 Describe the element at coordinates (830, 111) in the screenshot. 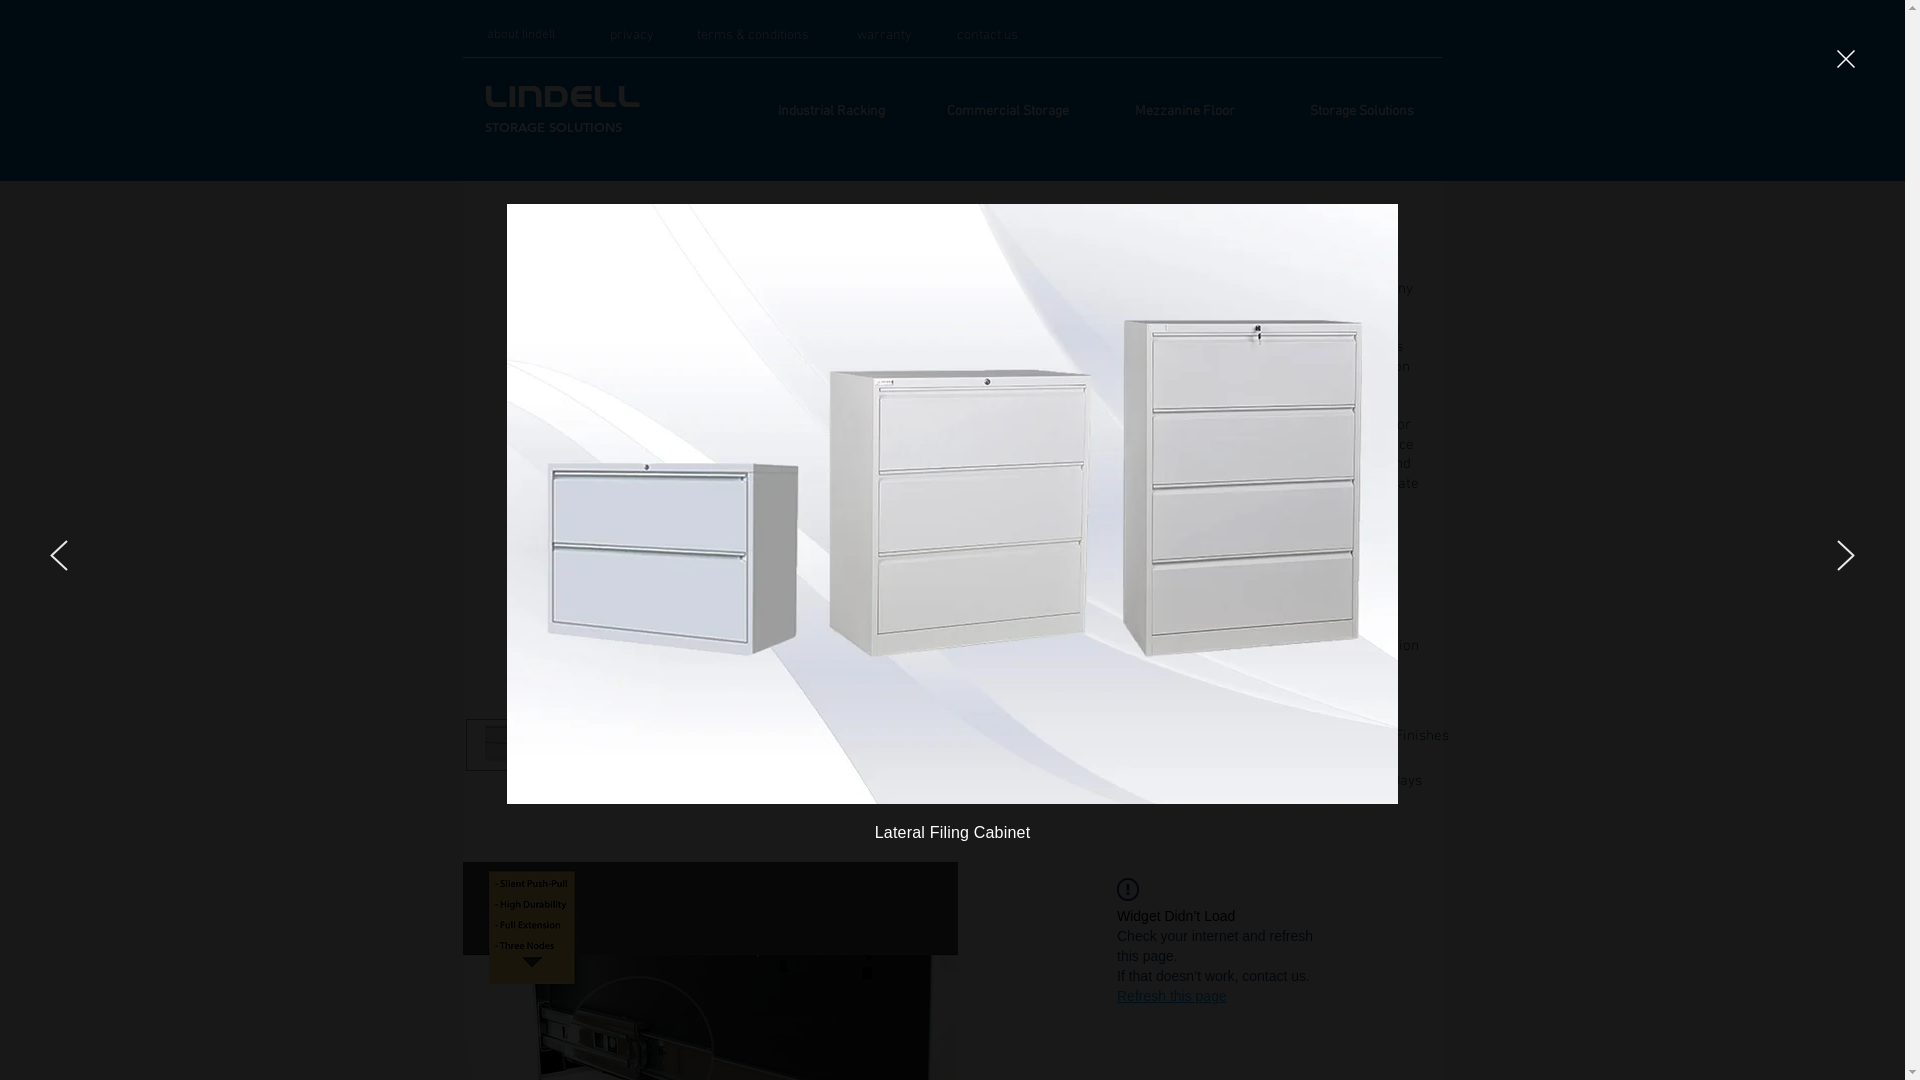

I see `'Industrial Racking'` at that location.